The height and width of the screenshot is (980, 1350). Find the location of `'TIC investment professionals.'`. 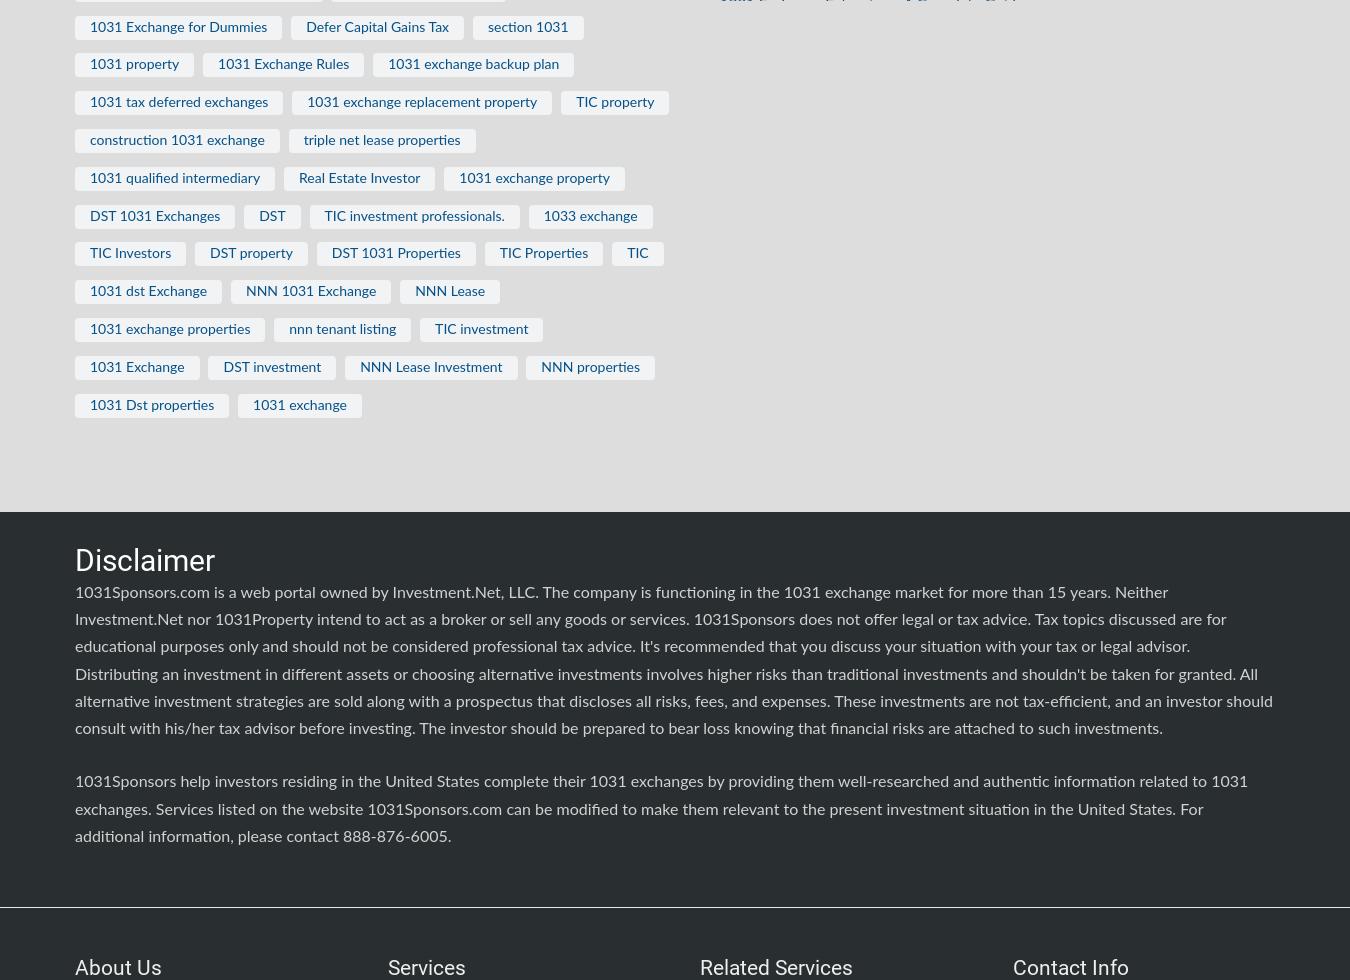

'TIC investment professionals.' is located at coordinates (414, 215).